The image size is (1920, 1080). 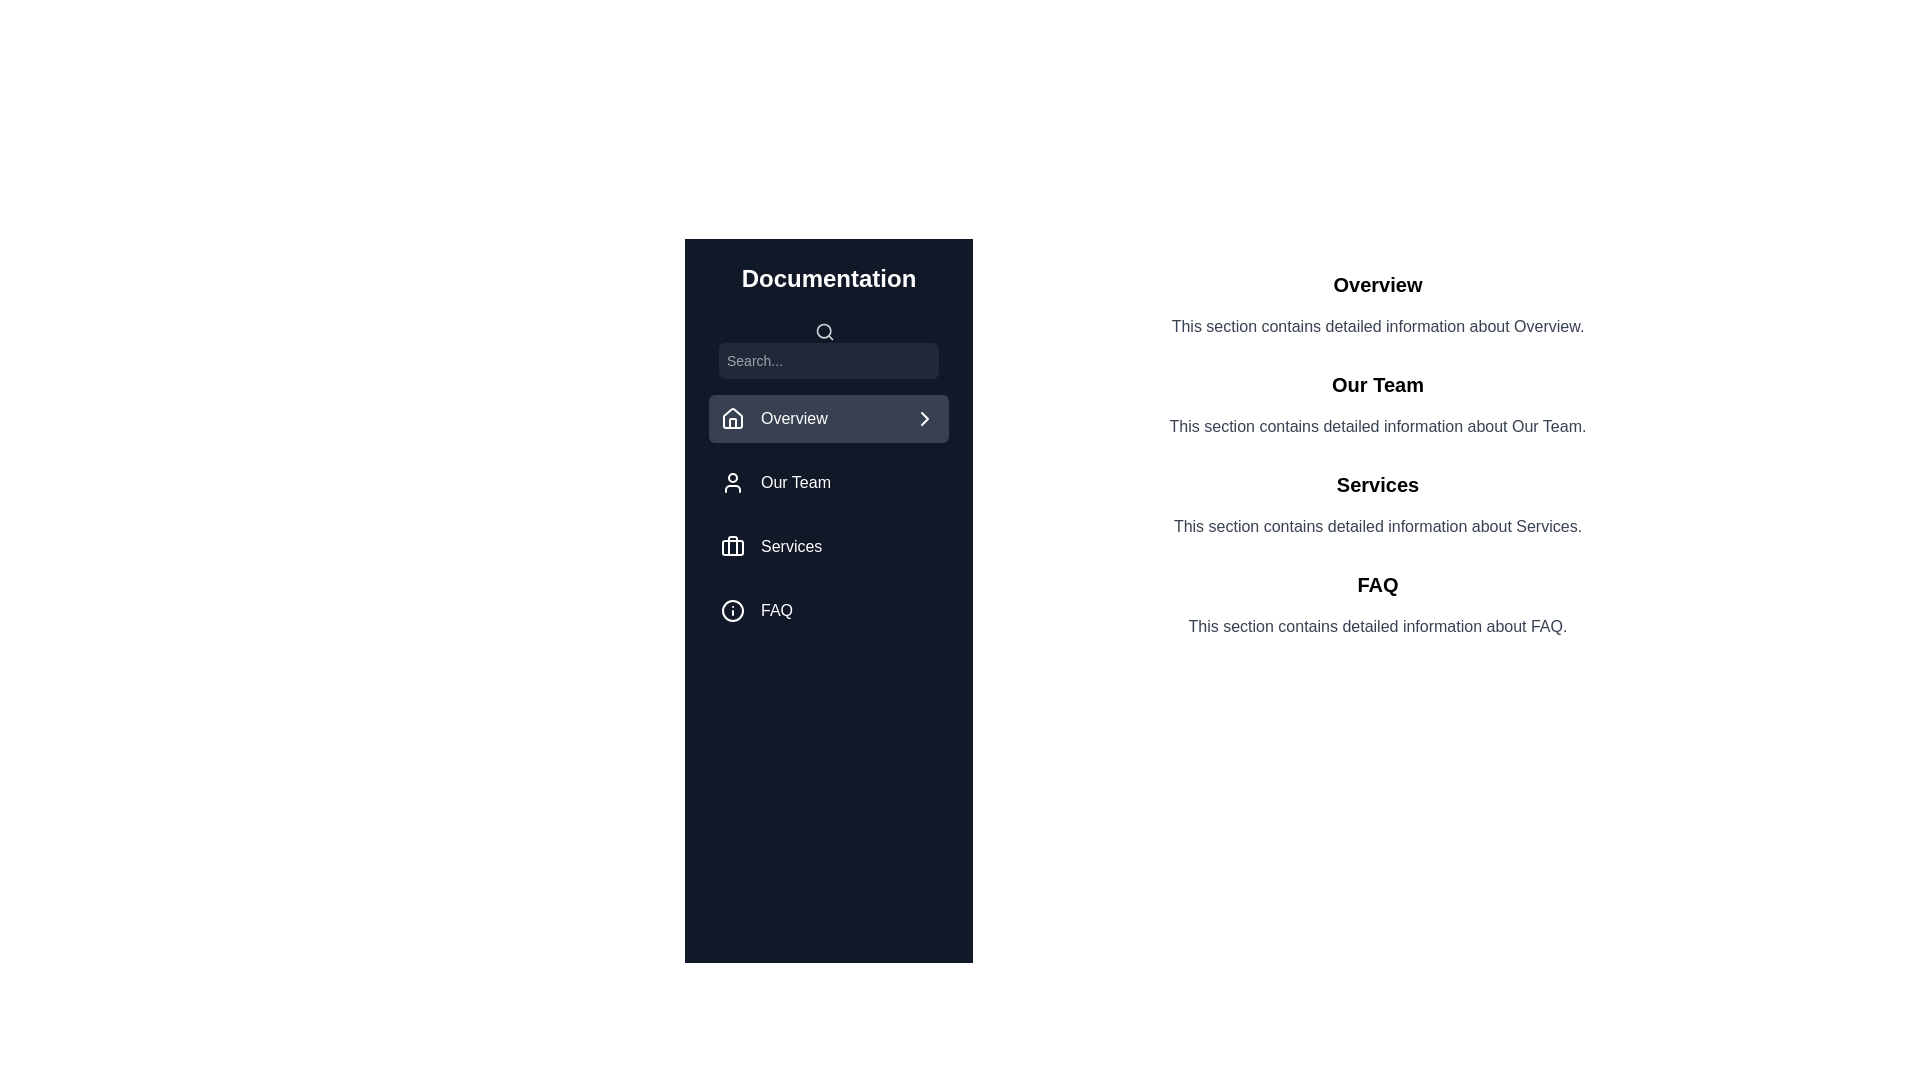 What do you see at coordinates (732, 416) in the screenshot?
I see `the SVG-based house icon component representing the 'Overview' section in the left-side navigation pane` at bounding box center [732, 416].